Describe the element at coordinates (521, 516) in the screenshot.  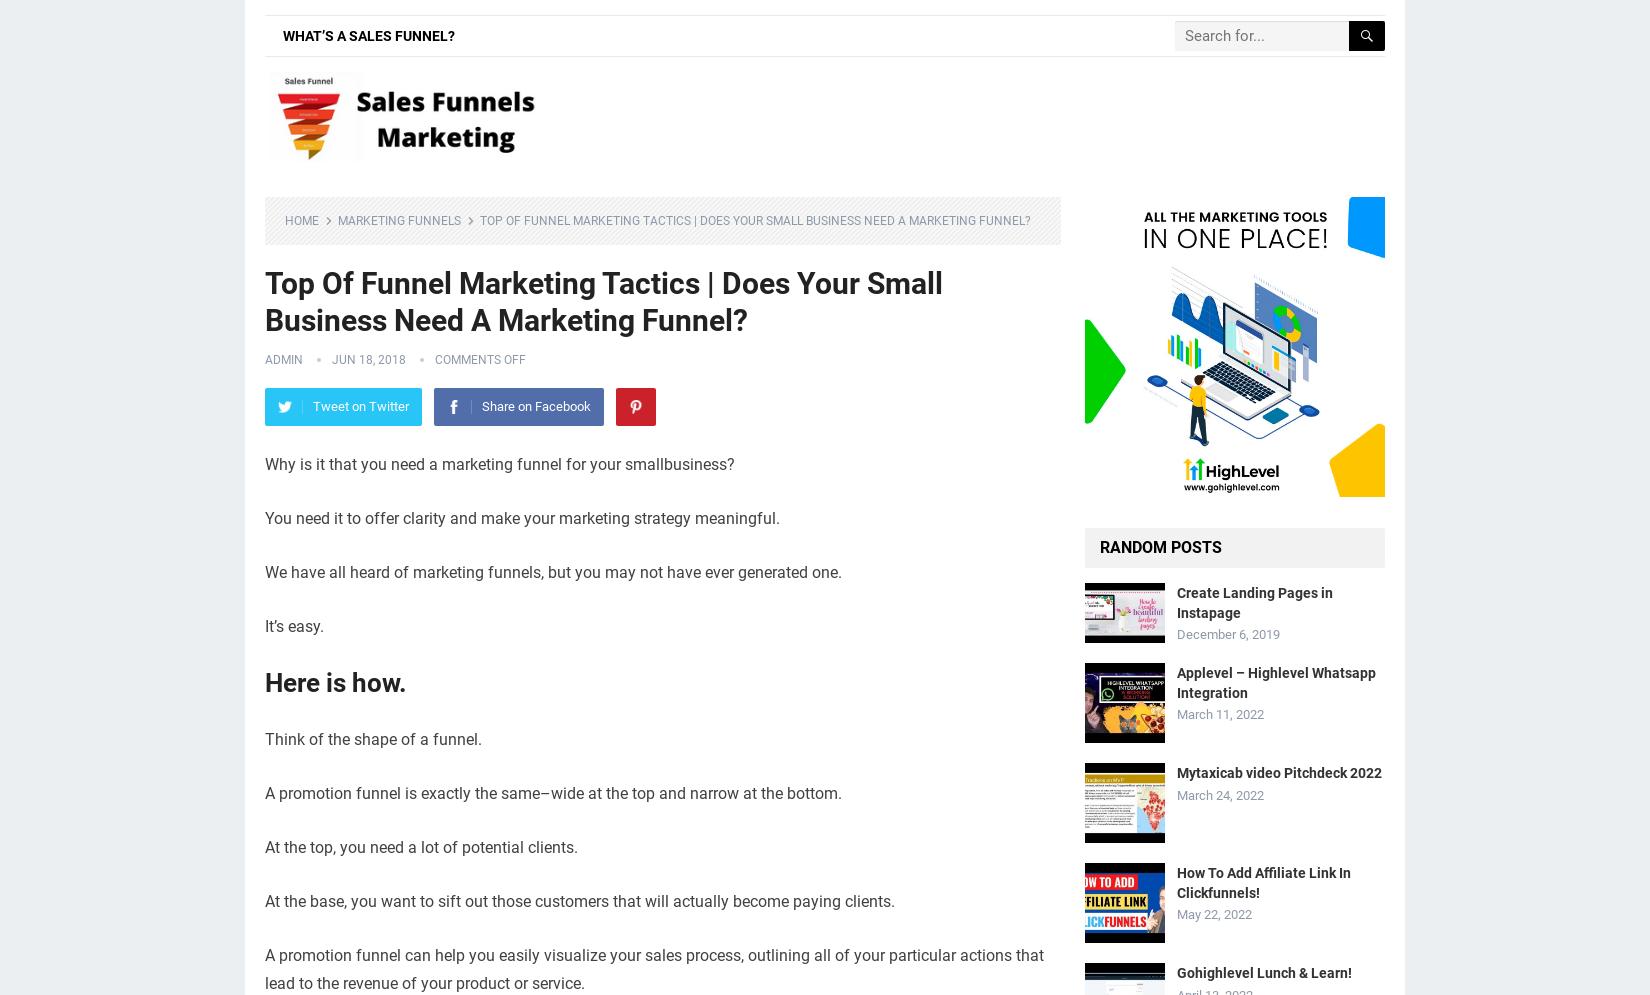
I see `'You need it to offer clarity and make your marketing strategy meaningful.'` at that location.